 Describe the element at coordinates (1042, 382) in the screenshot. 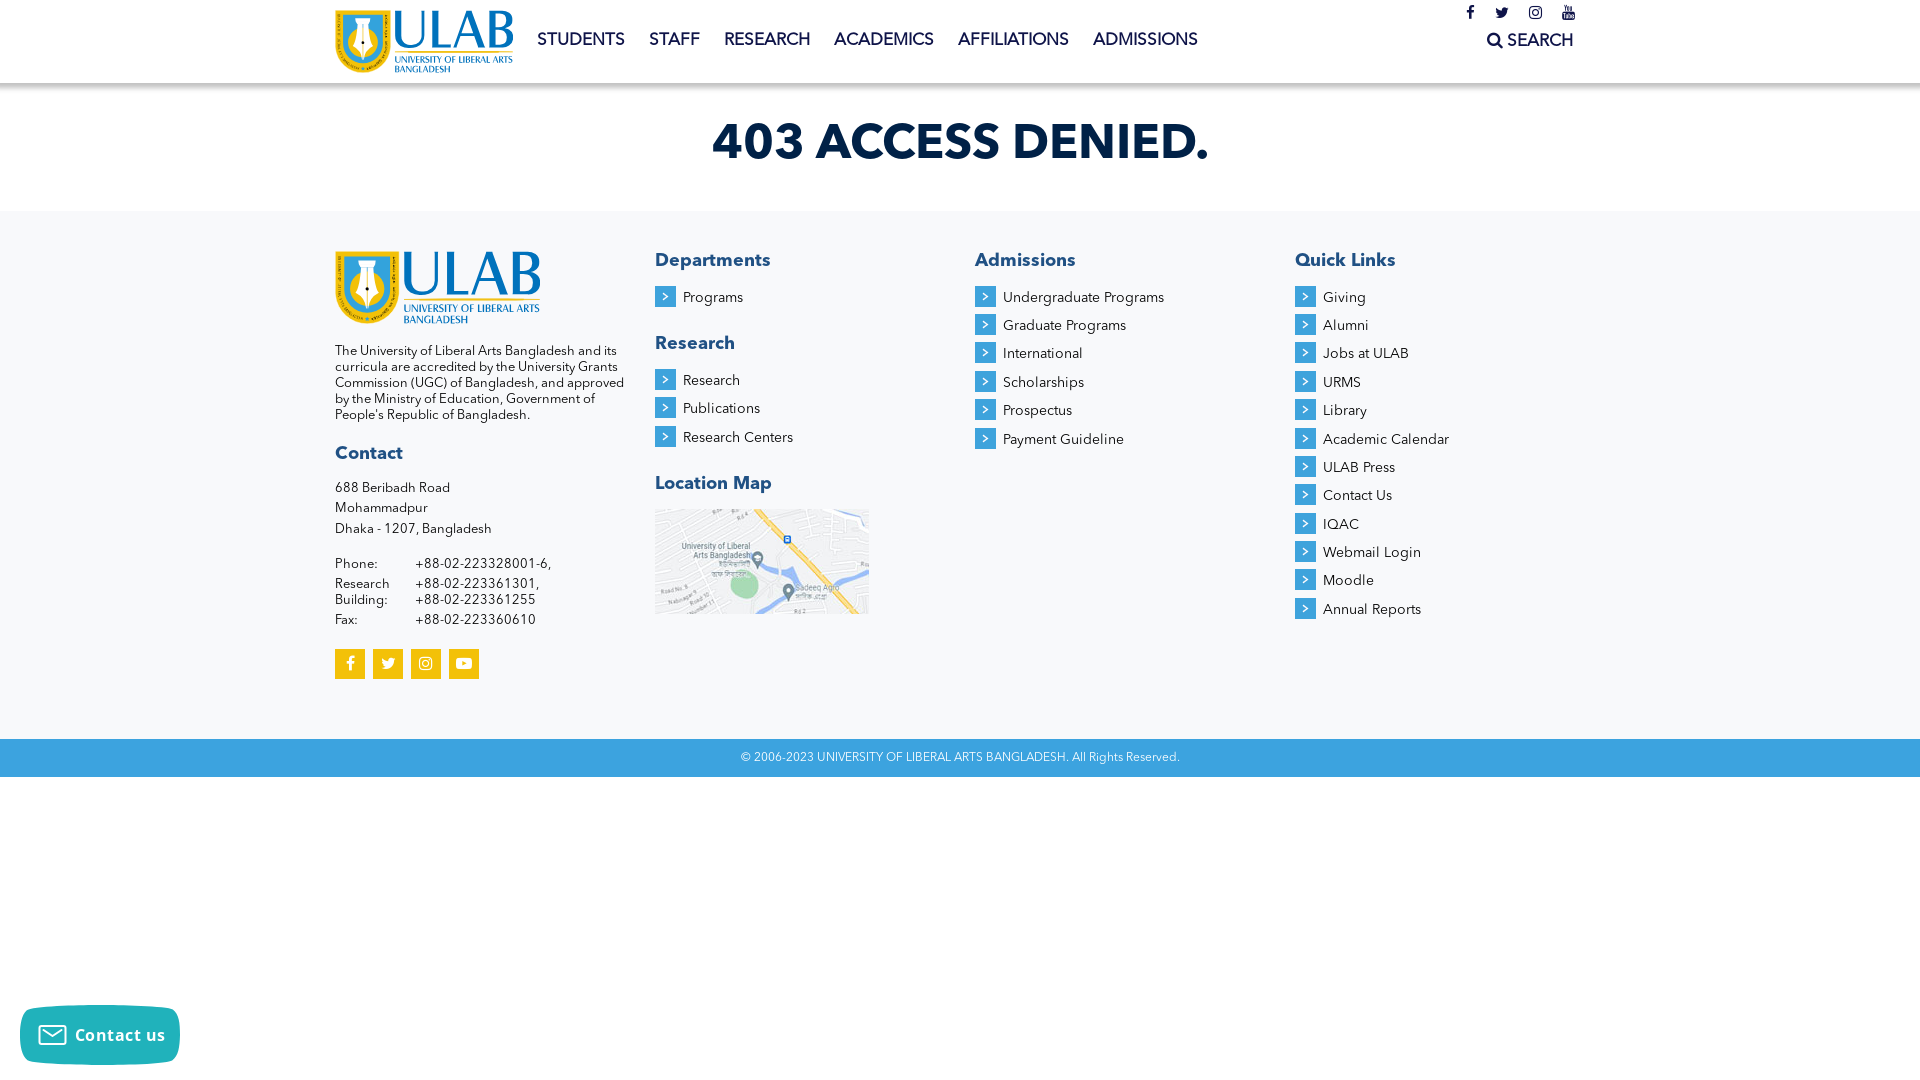

I see `'Scholarships'` at that location.